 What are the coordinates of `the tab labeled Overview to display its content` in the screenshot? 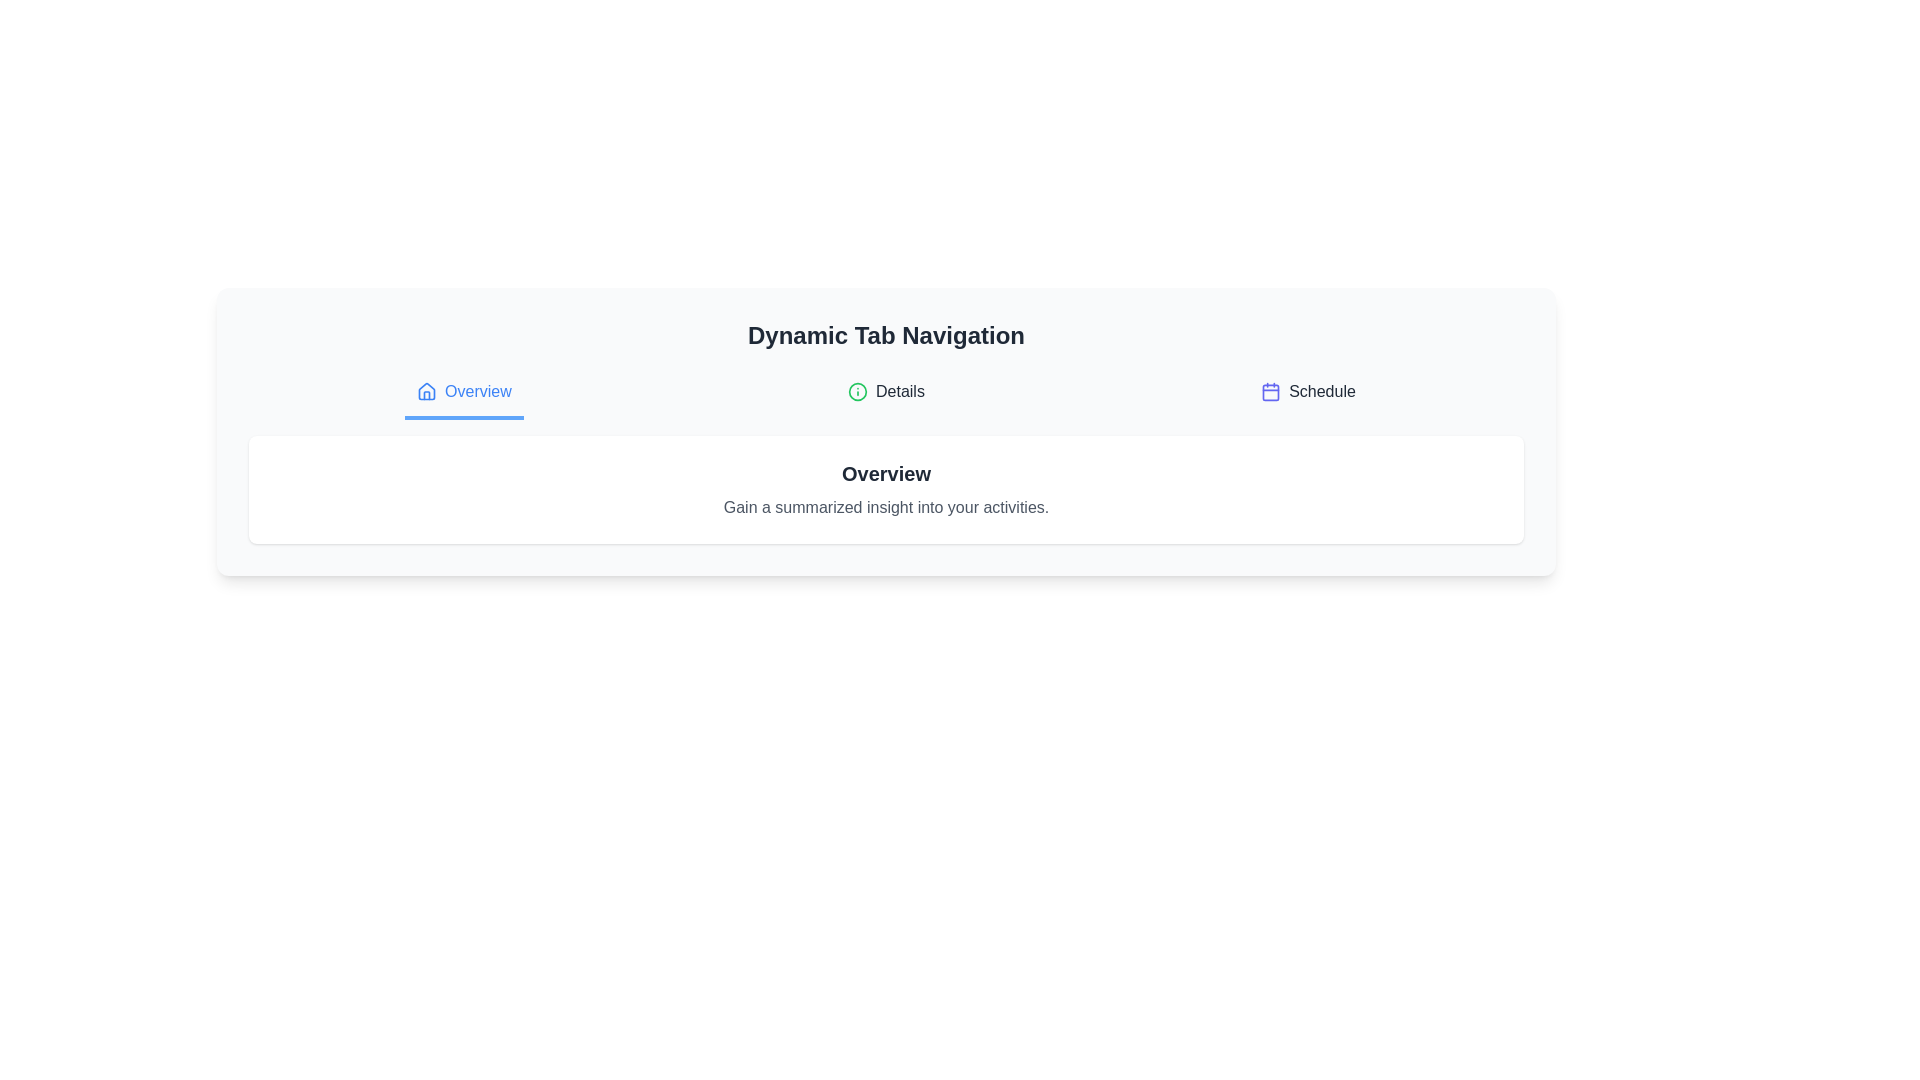 It's located at (463, 393).